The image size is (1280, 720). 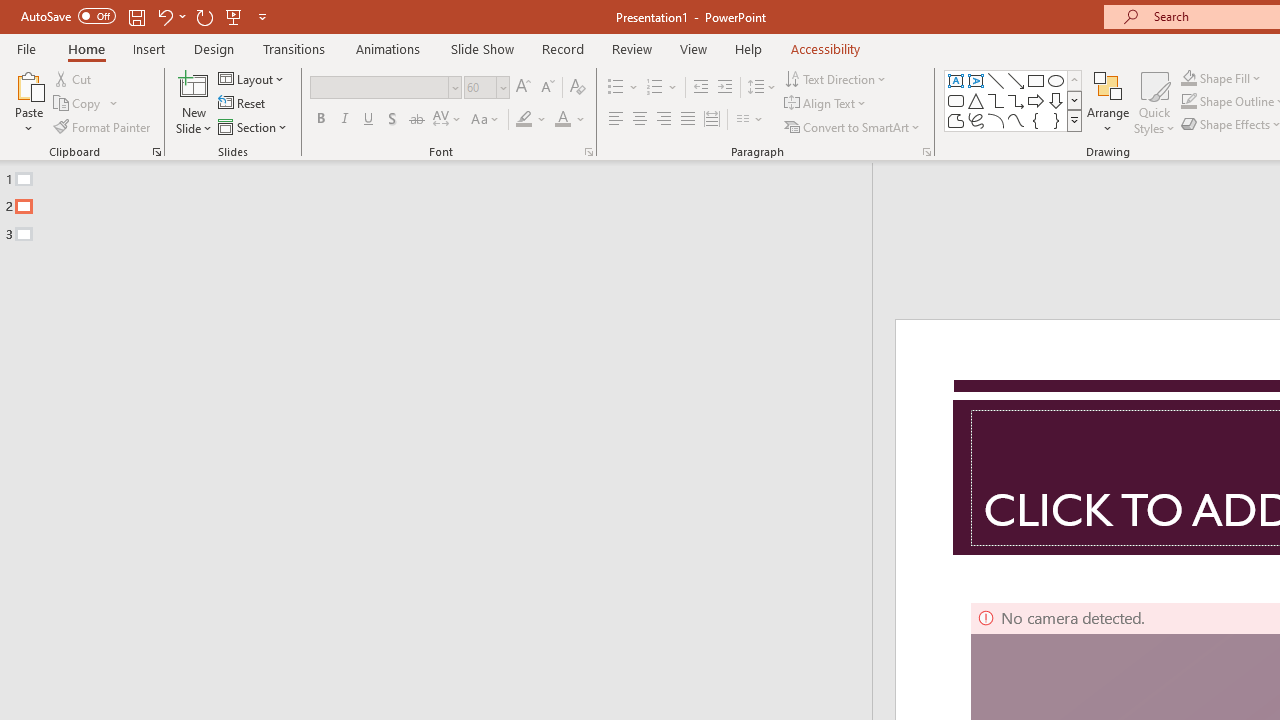 I want to click on 'Curve', so click(x=1016, y=120).